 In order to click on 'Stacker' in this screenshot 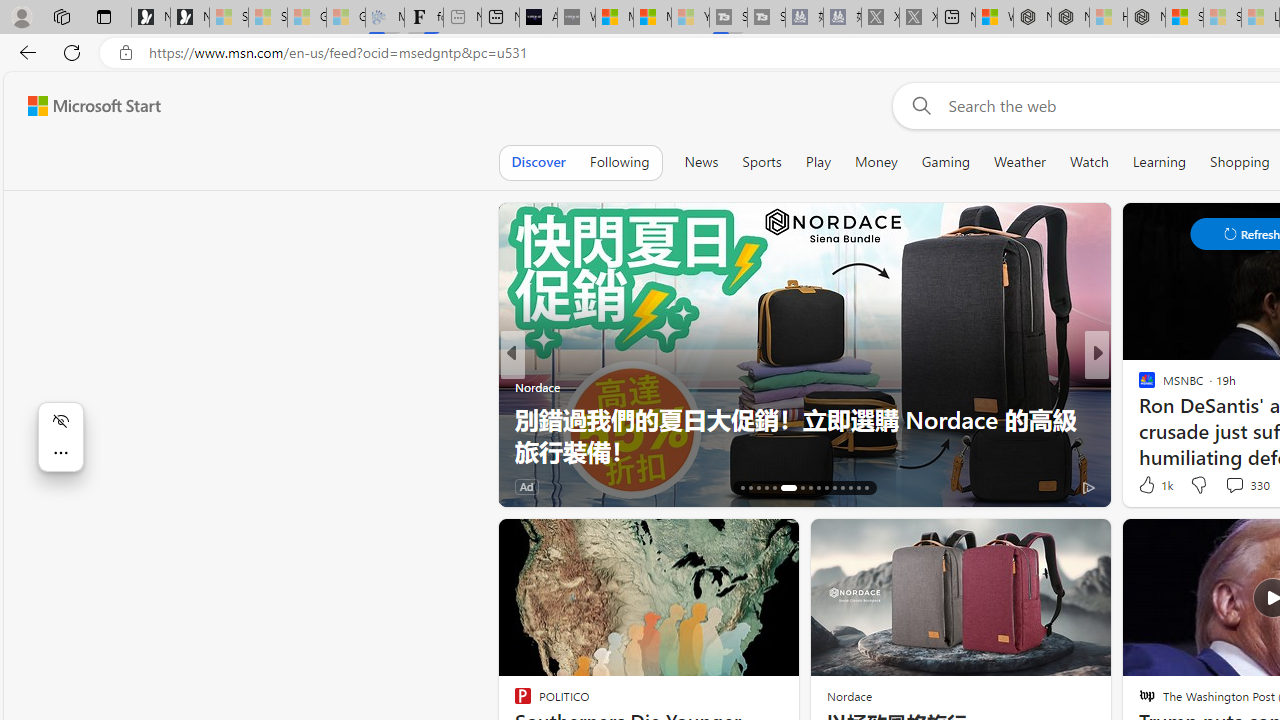, I will do `click(1138, 387)`.